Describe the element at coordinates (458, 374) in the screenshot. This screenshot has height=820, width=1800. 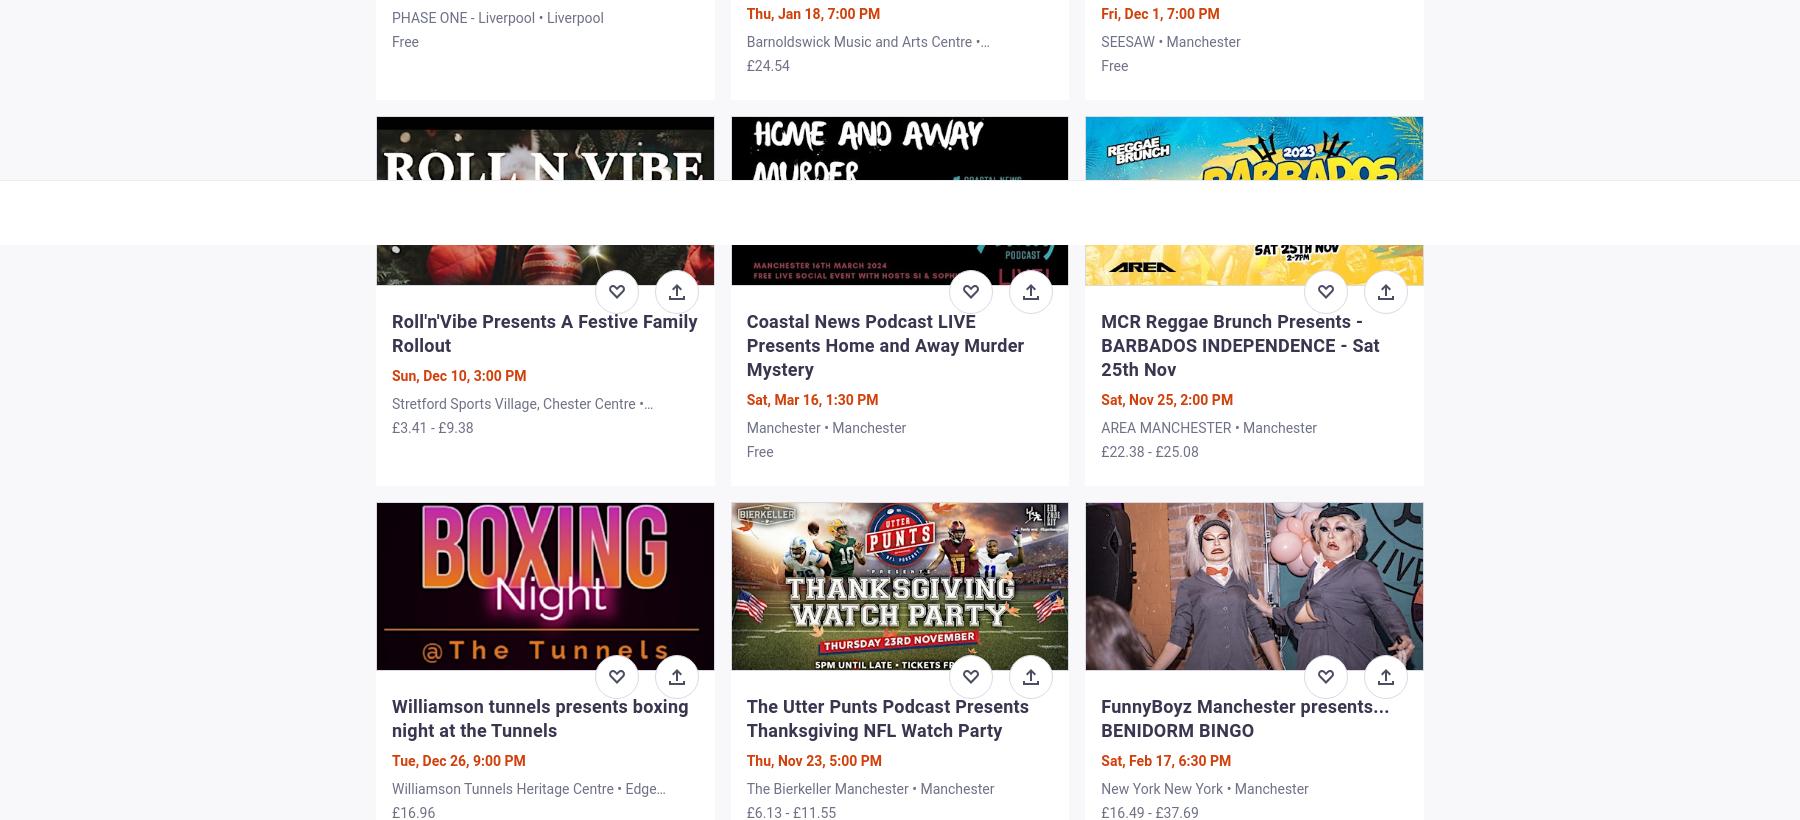
I see `'Sun, Dec 10, 3:00 PM'` at that location.